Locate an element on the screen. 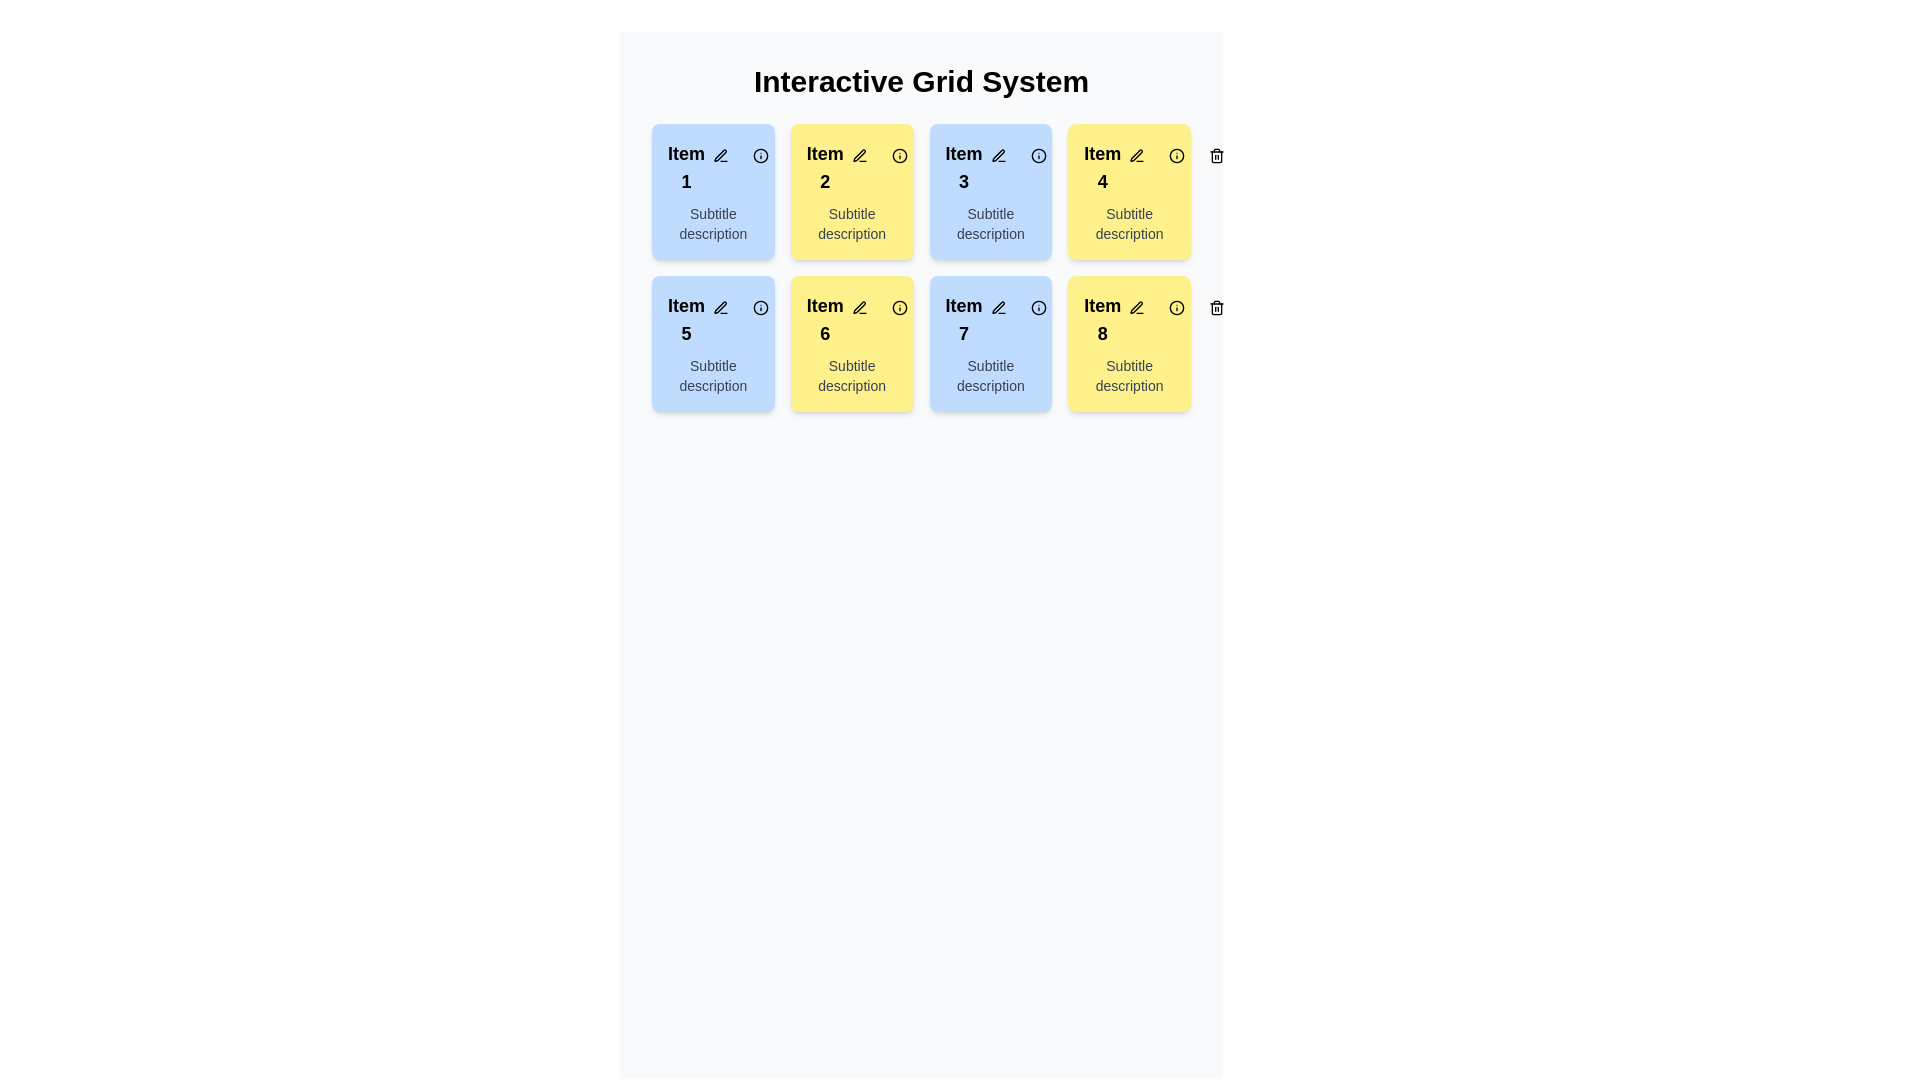 This screenshot has height=1080, width=1920. the editing icon located in the second column of the top row within a yellow card, adjacent to the 'Item 2' label is located at coordinates (859, 154).